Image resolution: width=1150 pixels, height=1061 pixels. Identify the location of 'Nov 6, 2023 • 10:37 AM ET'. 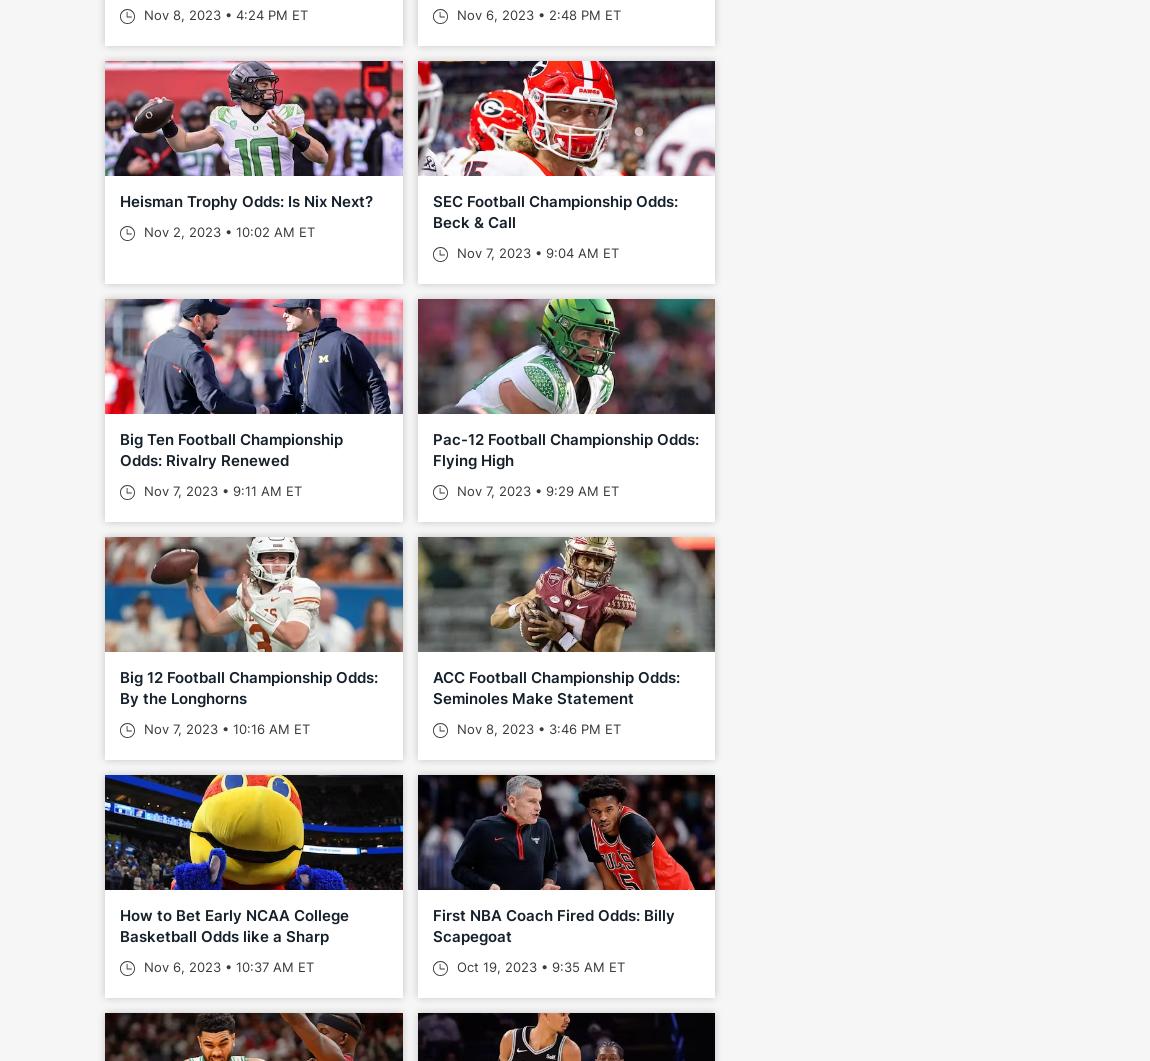
(226, 965).